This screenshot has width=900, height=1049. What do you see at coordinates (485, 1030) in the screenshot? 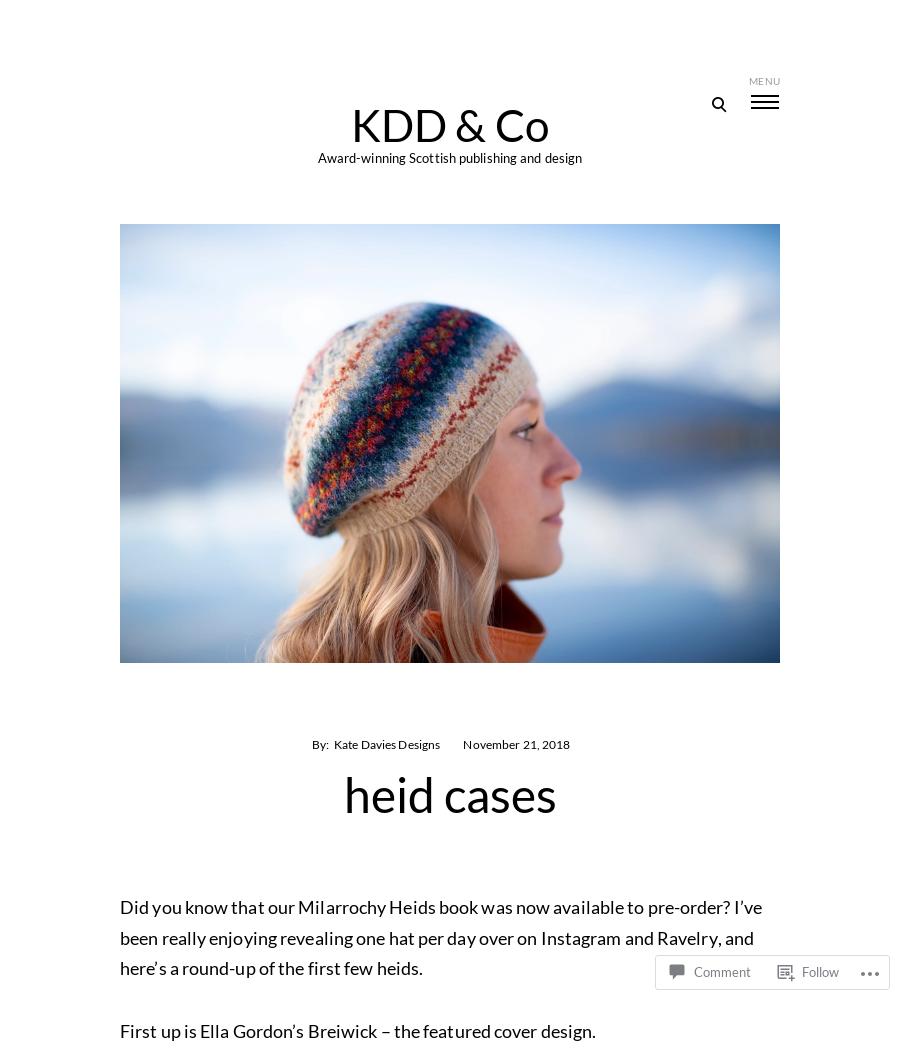
I see `'– the featured cover design.'` at bounding box center [485, 1030].